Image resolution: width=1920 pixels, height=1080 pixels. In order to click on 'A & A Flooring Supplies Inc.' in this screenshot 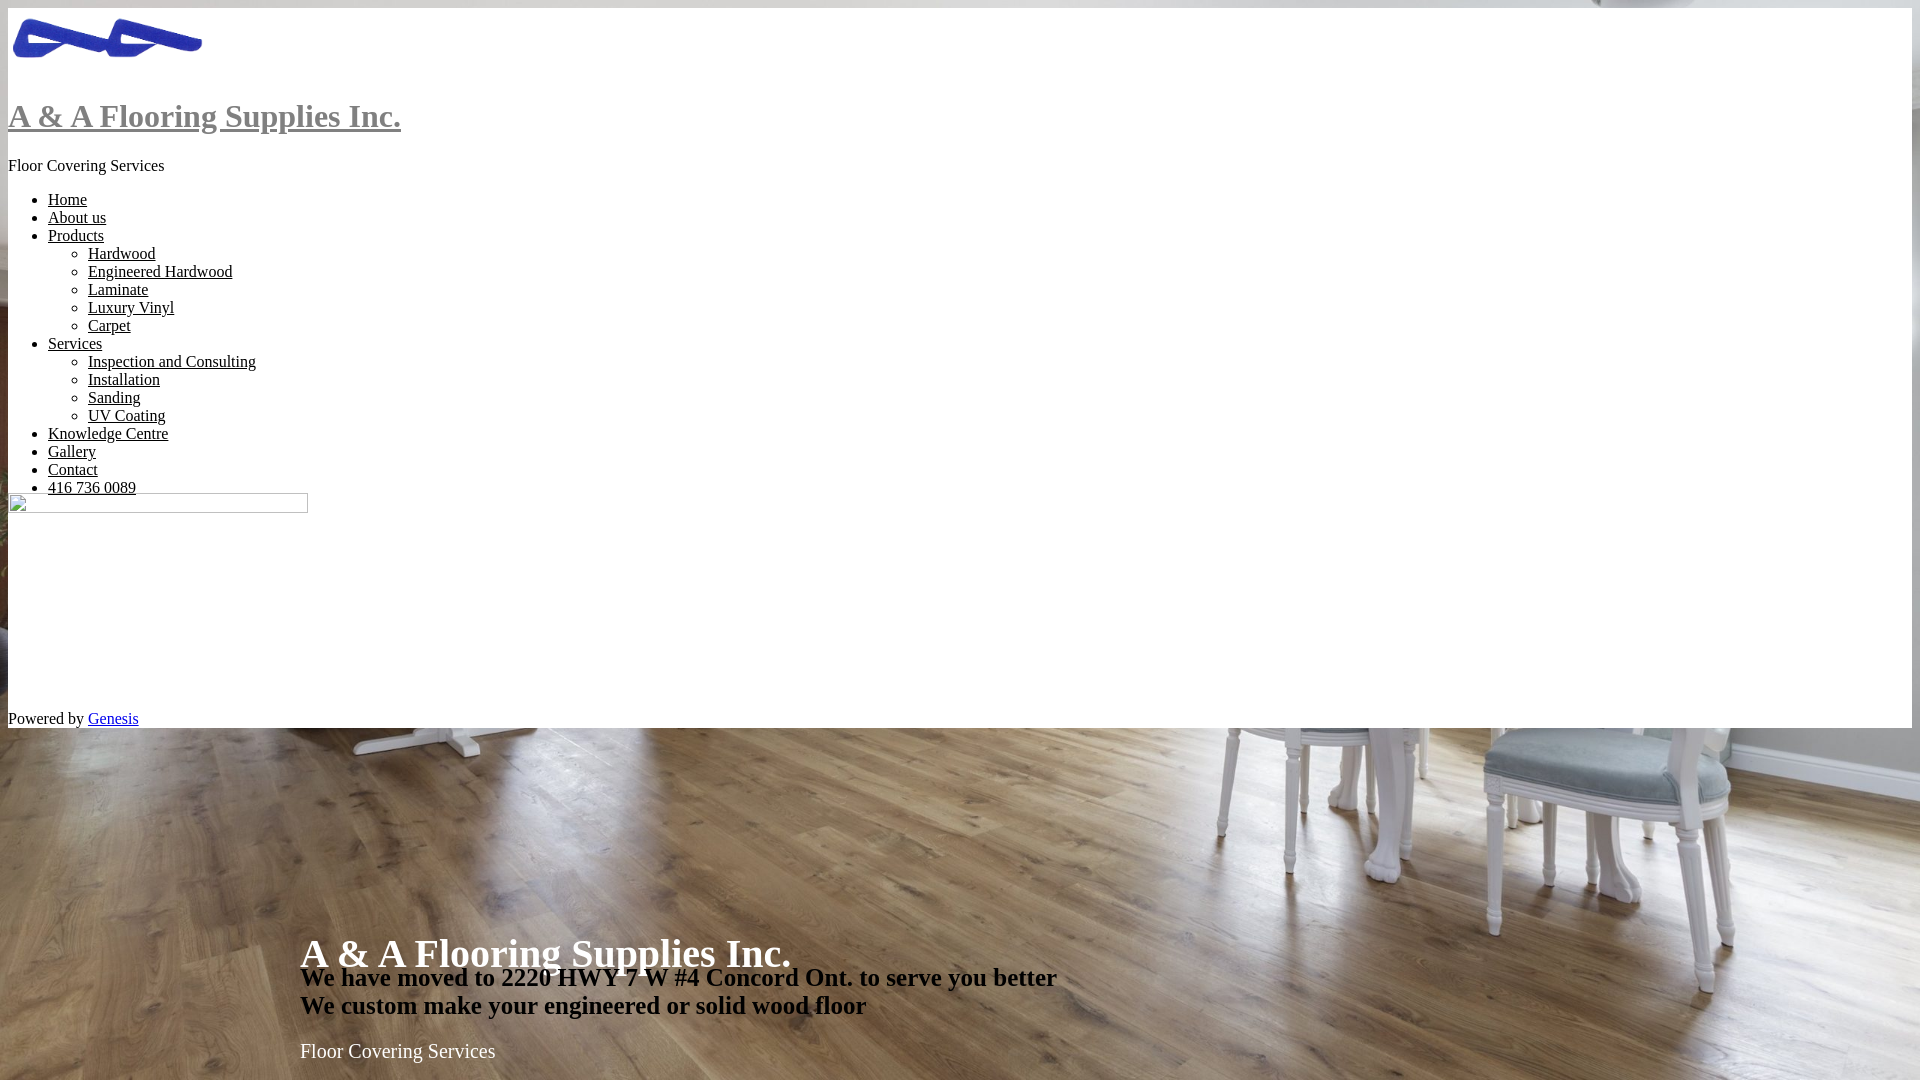, I will do `click(204, 115)`.